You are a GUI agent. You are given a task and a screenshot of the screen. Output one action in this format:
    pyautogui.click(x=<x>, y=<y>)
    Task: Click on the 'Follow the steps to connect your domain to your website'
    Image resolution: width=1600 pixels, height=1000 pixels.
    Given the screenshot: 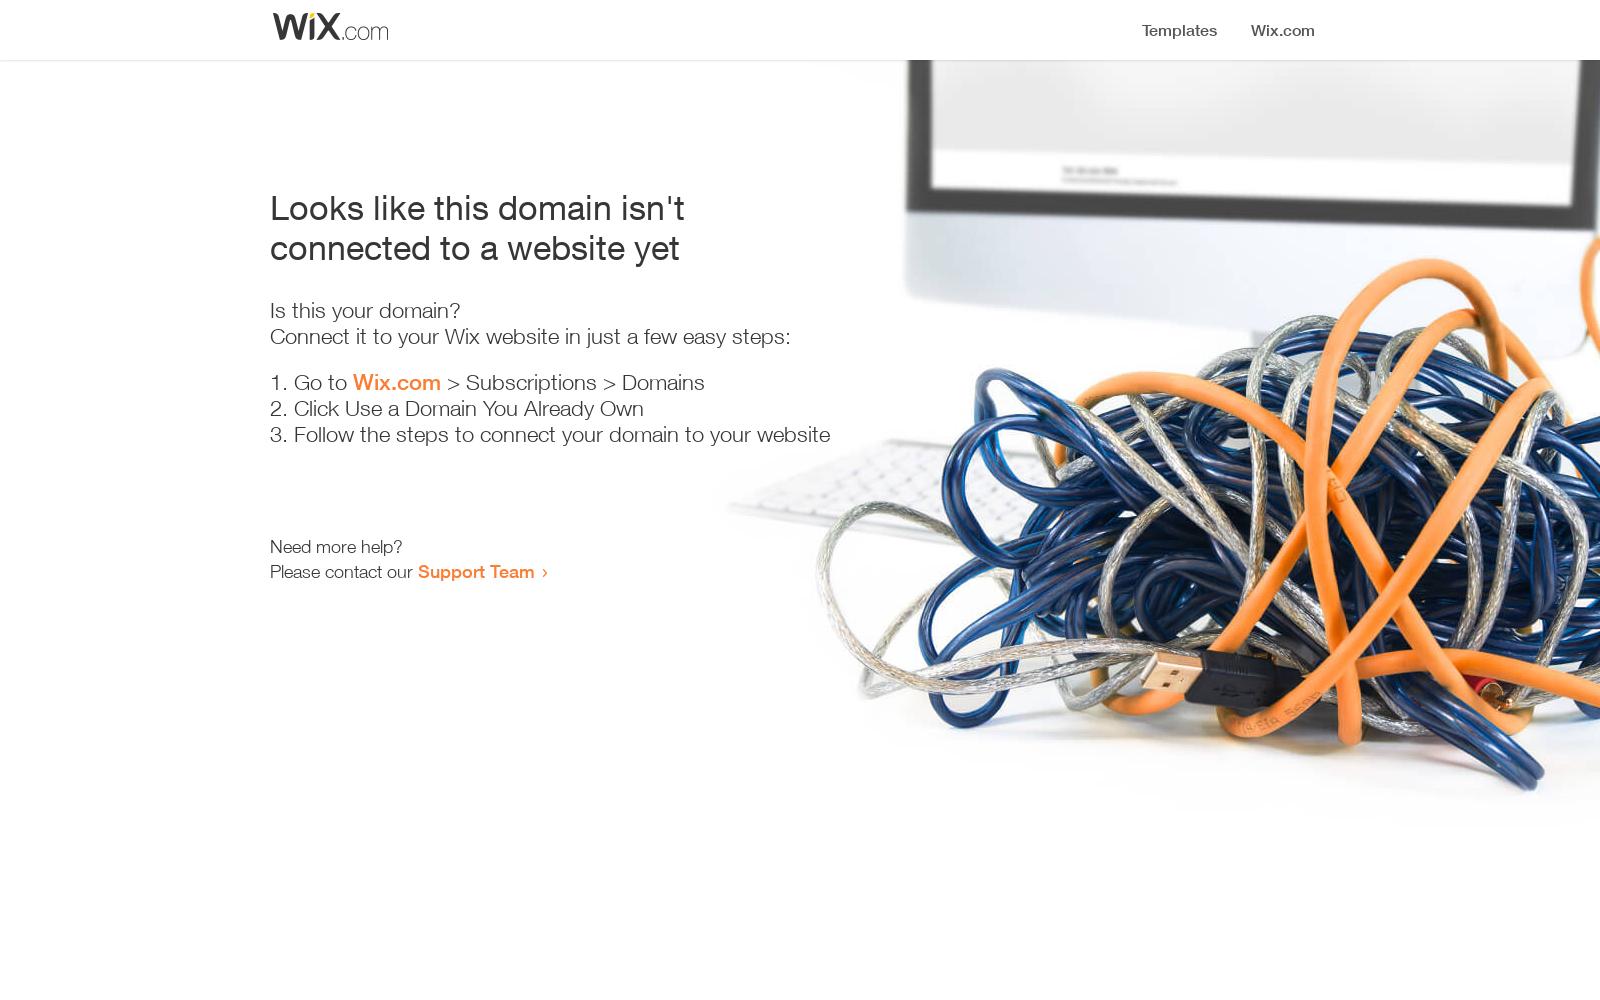 What is the action you would take?
    pyautogui.click(x=561, y=434)
    